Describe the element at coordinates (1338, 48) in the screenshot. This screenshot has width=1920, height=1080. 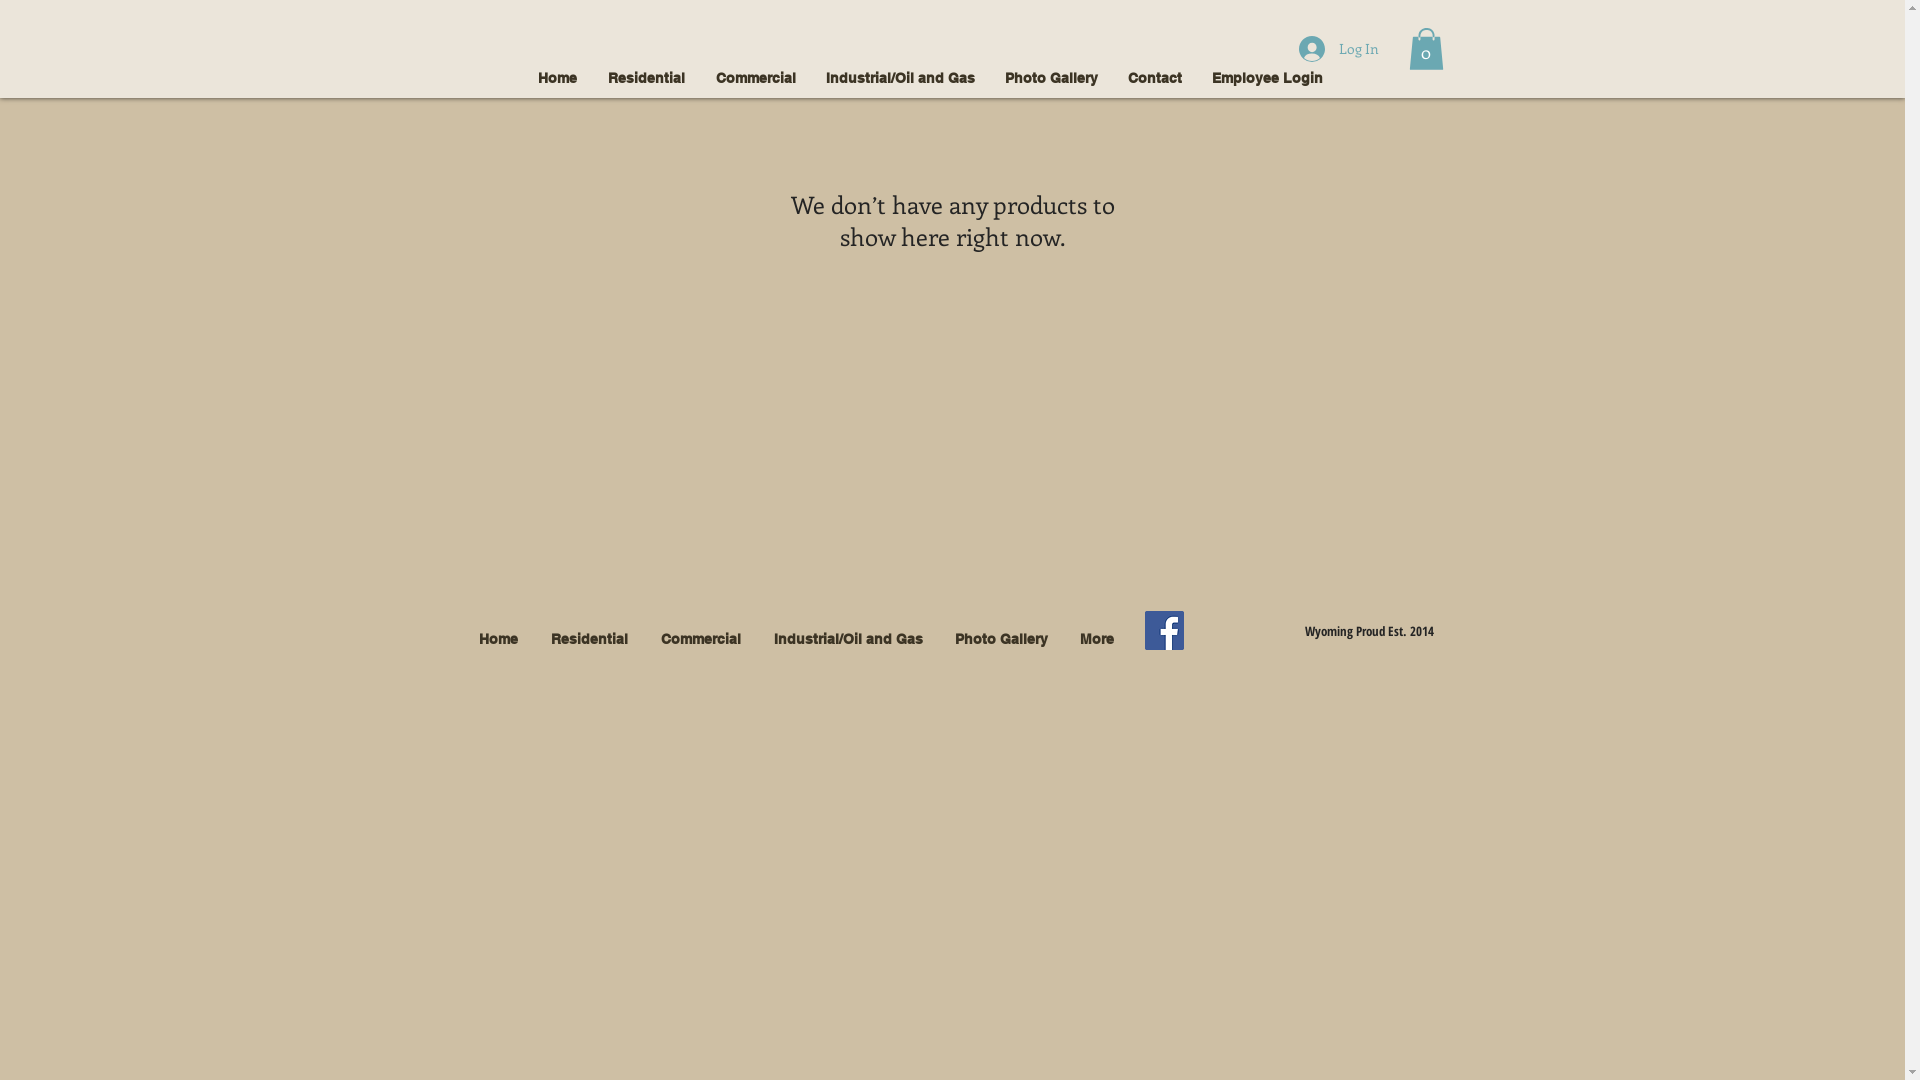
I see `'Log In'` at that location.